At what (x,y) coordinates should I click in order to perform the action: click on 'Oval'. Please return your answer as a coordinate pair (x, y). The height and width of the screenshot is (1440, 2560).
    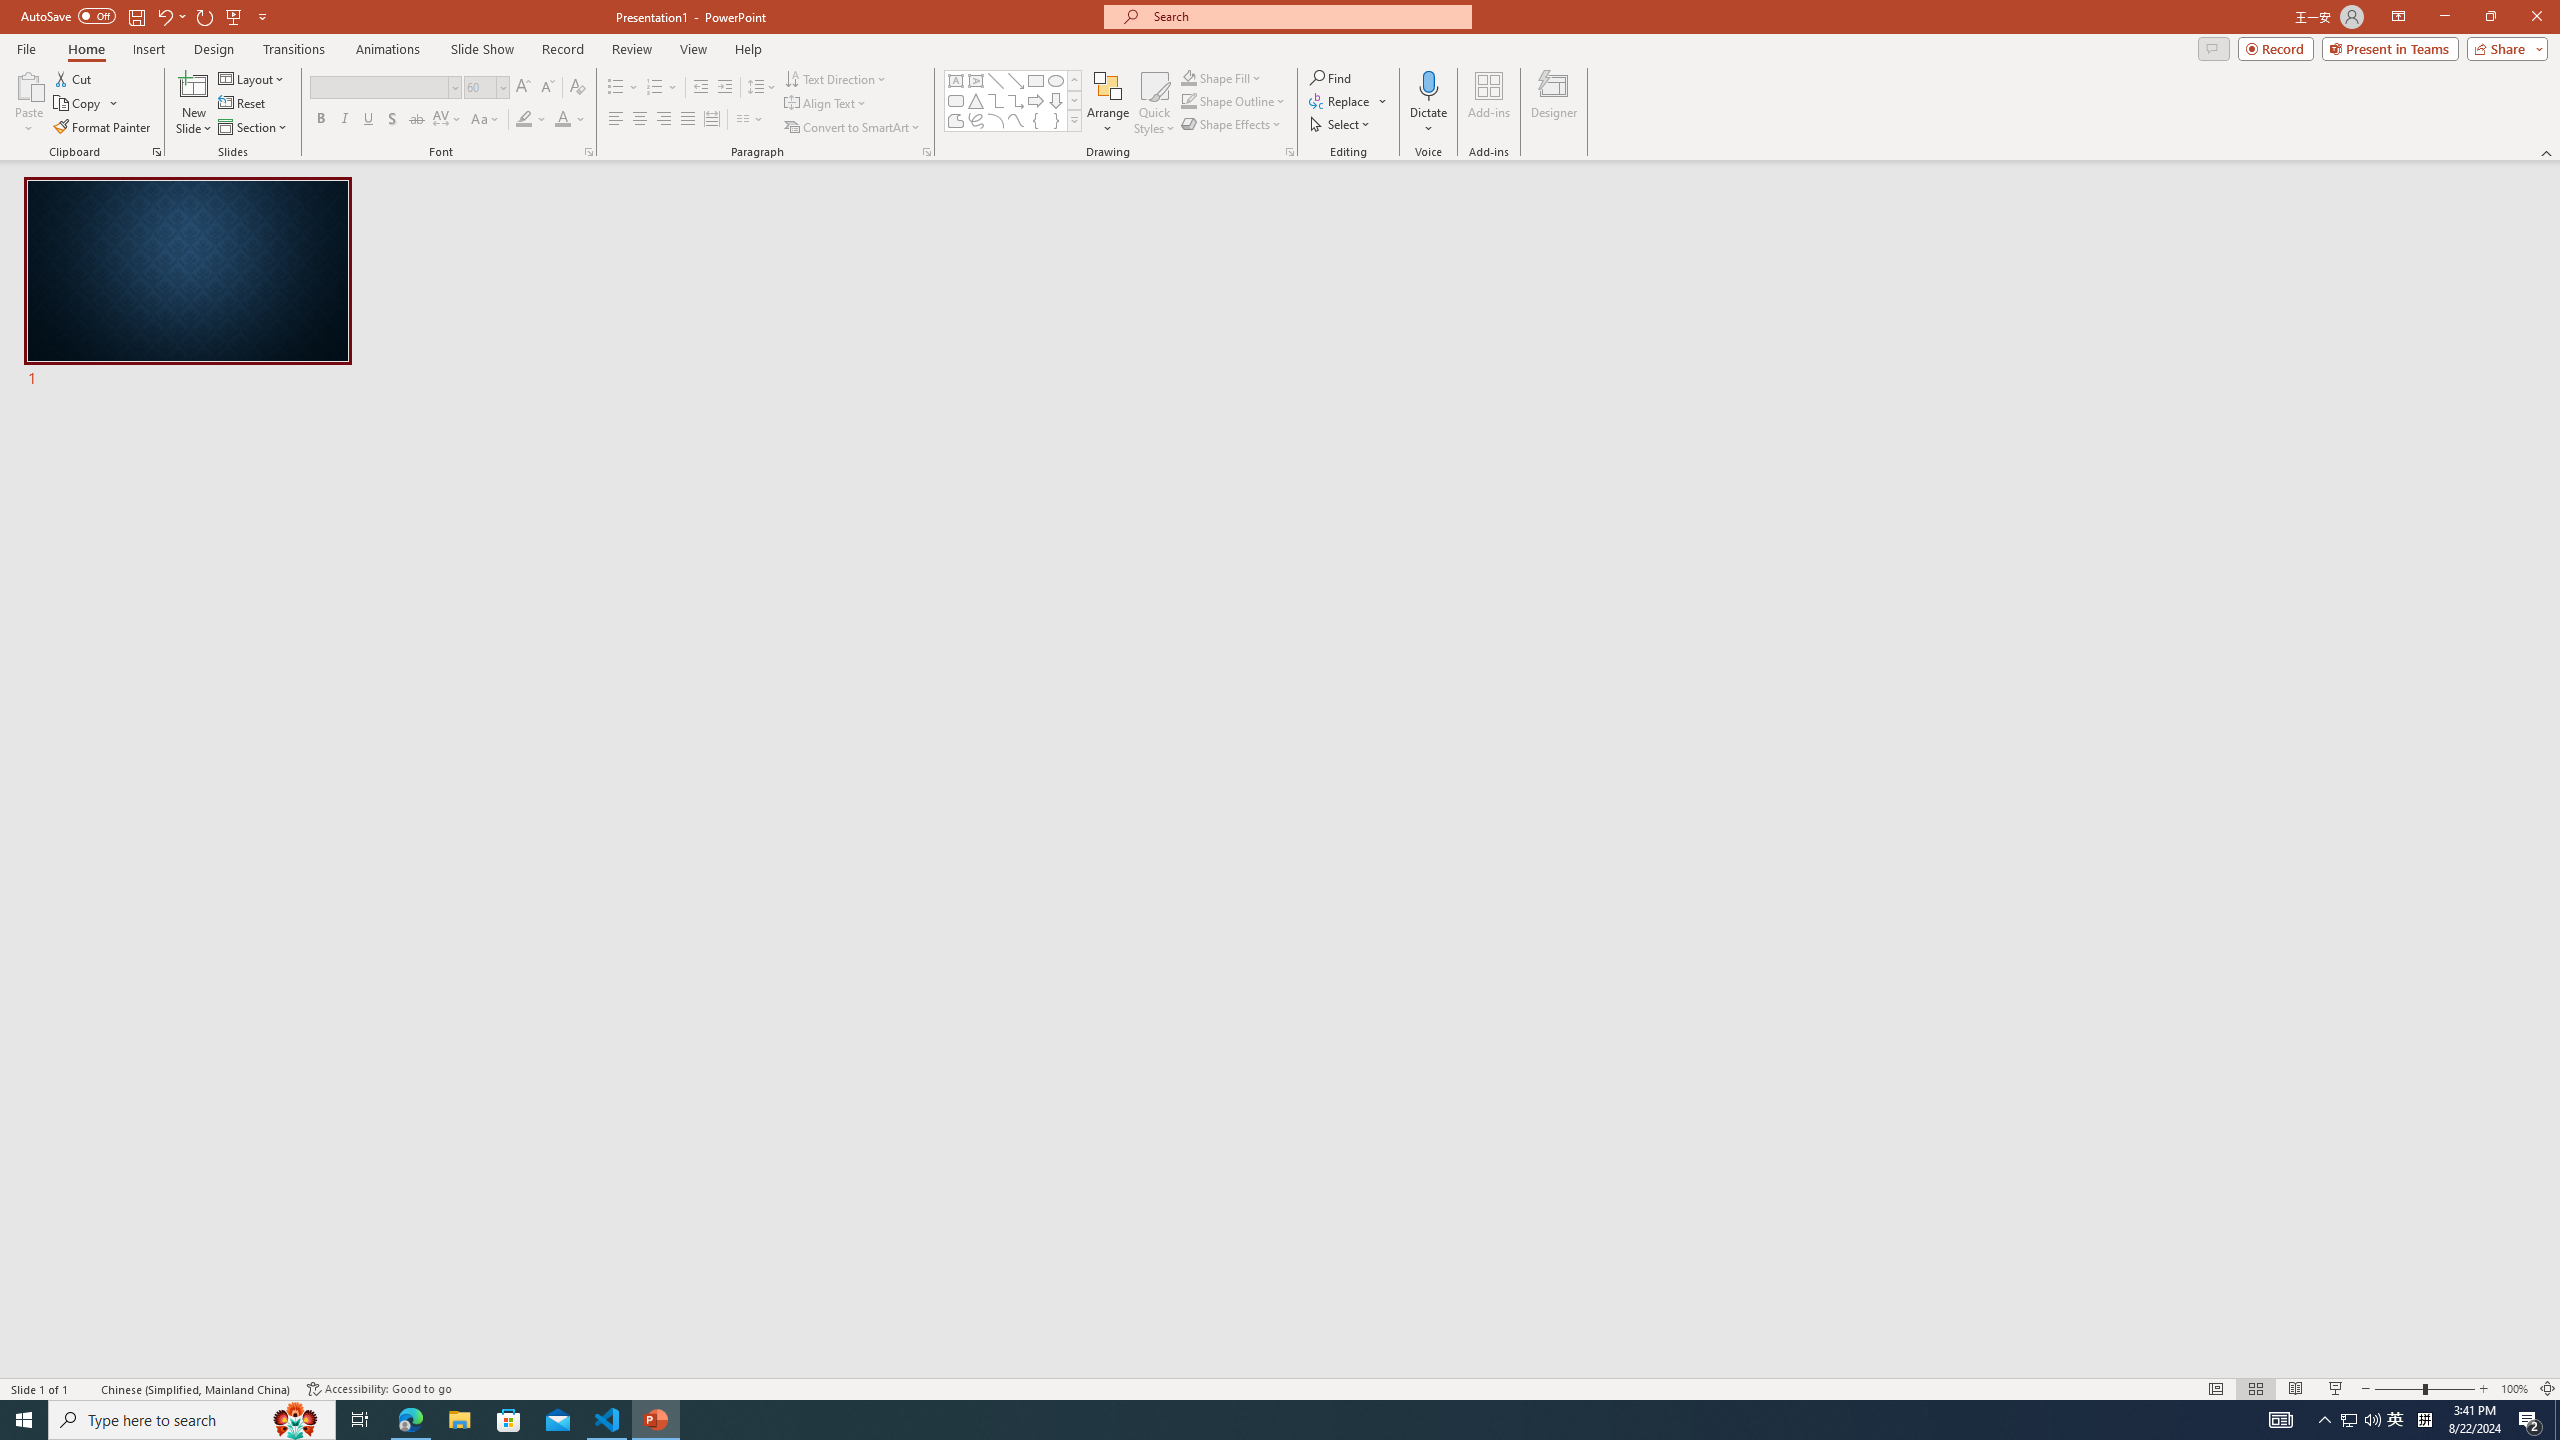
    Looking at the image, I should click on (1055, 80).